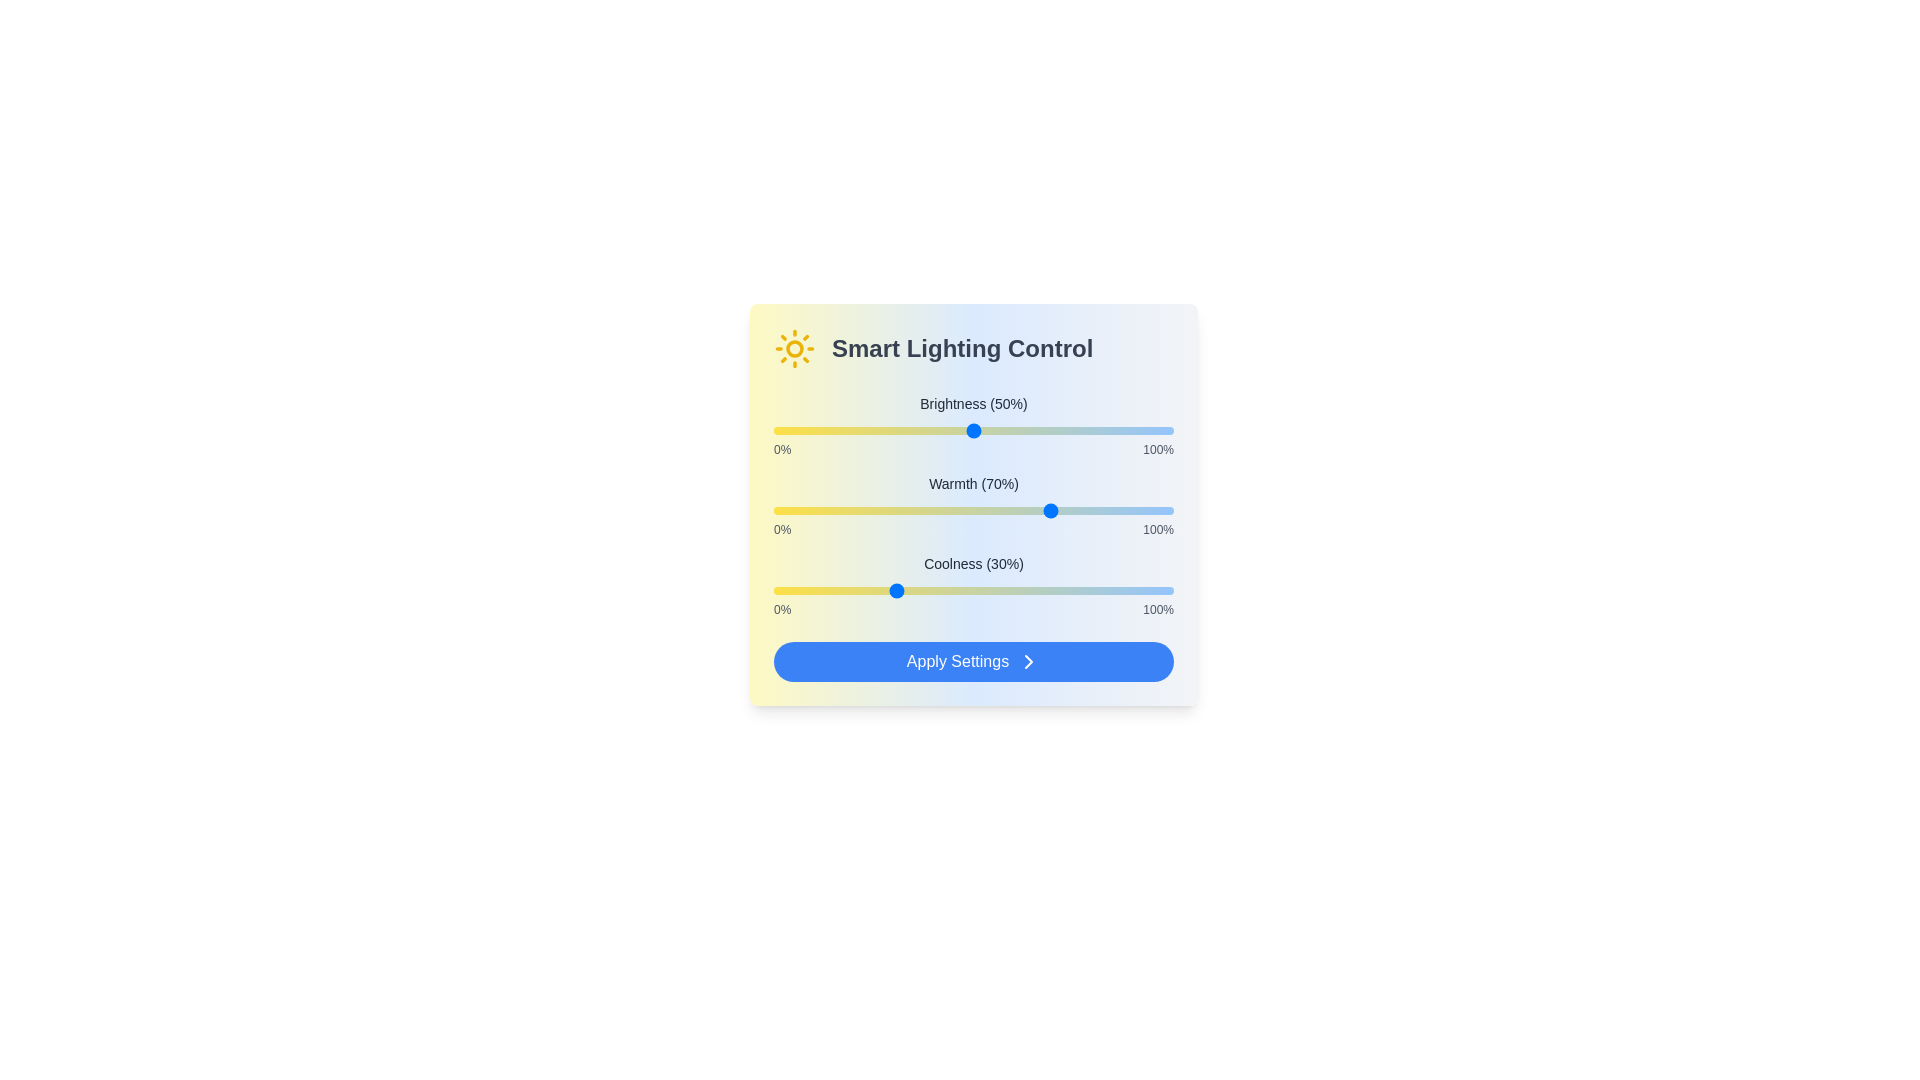 This screenshot has height=1080, width=1920. What do you see at coordinates (1122, 589) in the screenshot?
I see `the Coolness slider to 87%` at bounding box center [1122, 589].